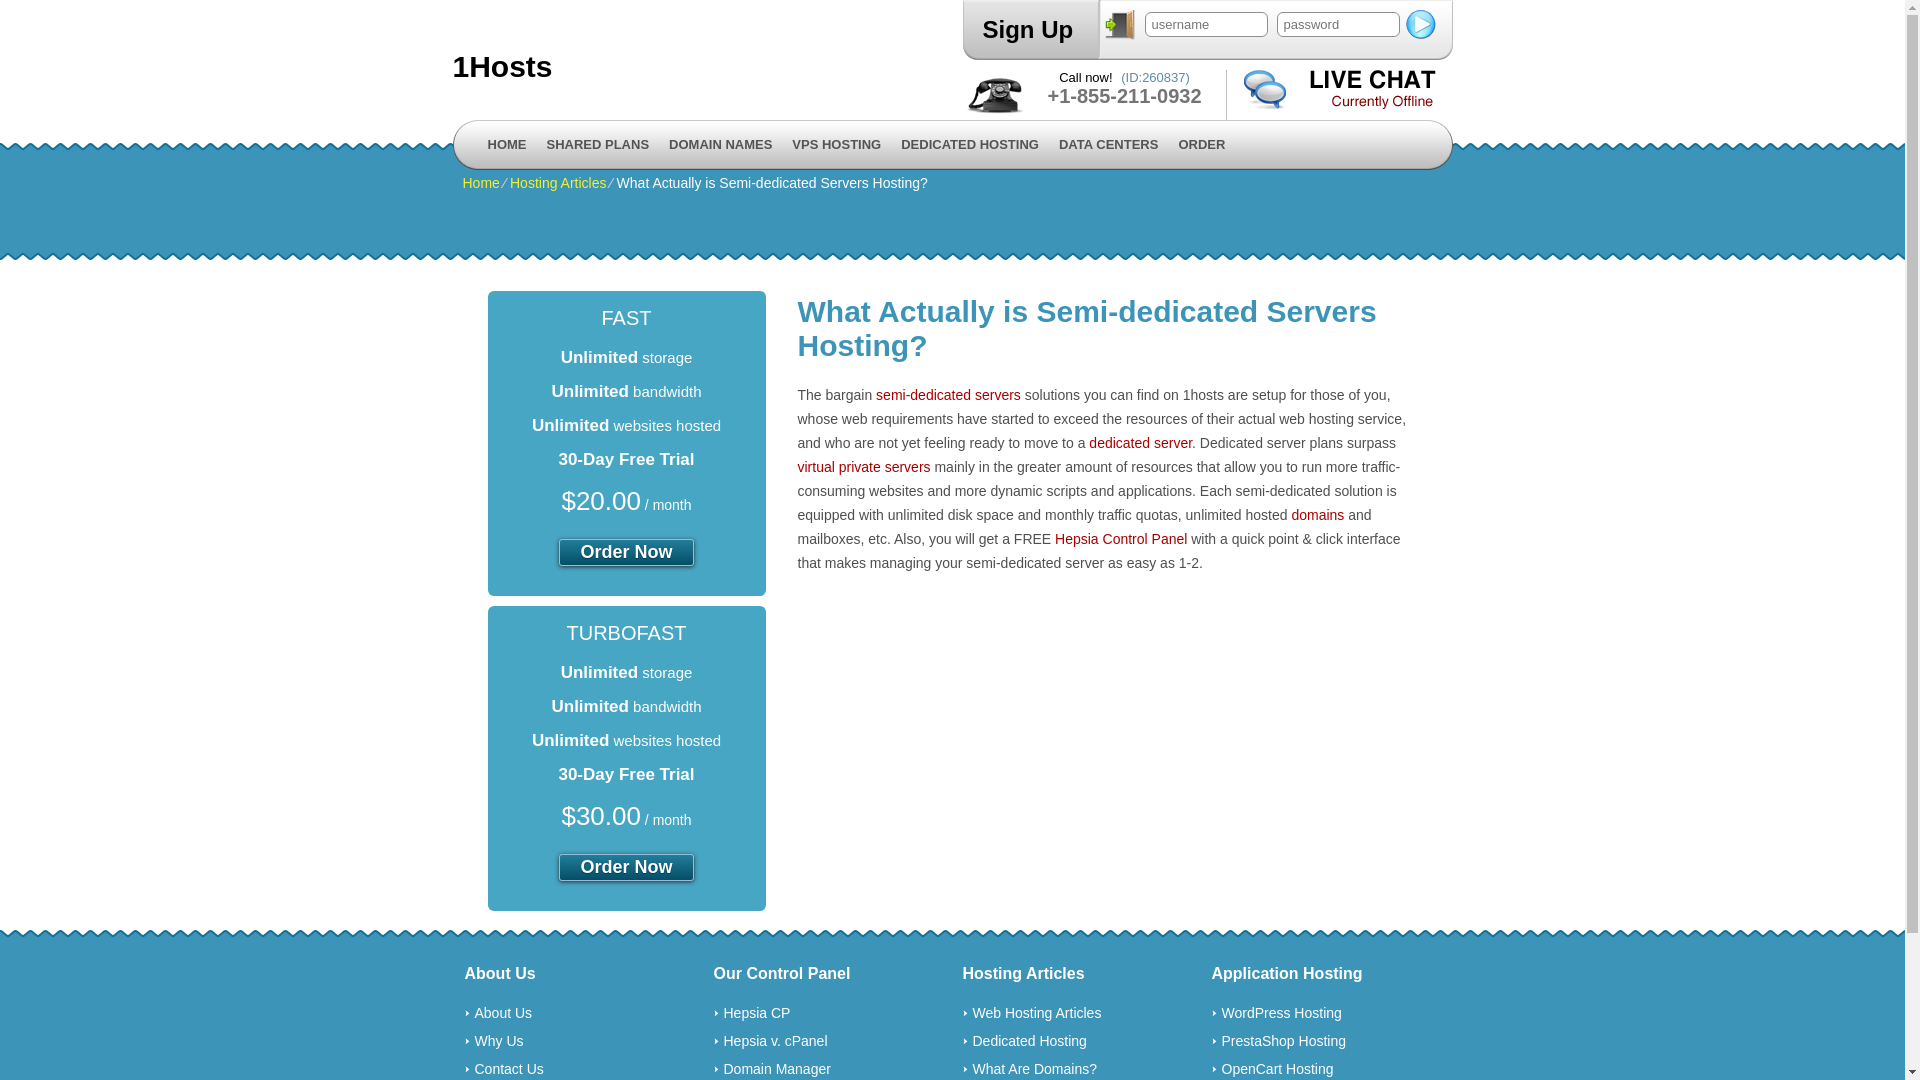 This screenshot has width=1920, height=1080. Describe the element at coordinates (507, 144) in the screenshot. I see `'HOME'` at that location.